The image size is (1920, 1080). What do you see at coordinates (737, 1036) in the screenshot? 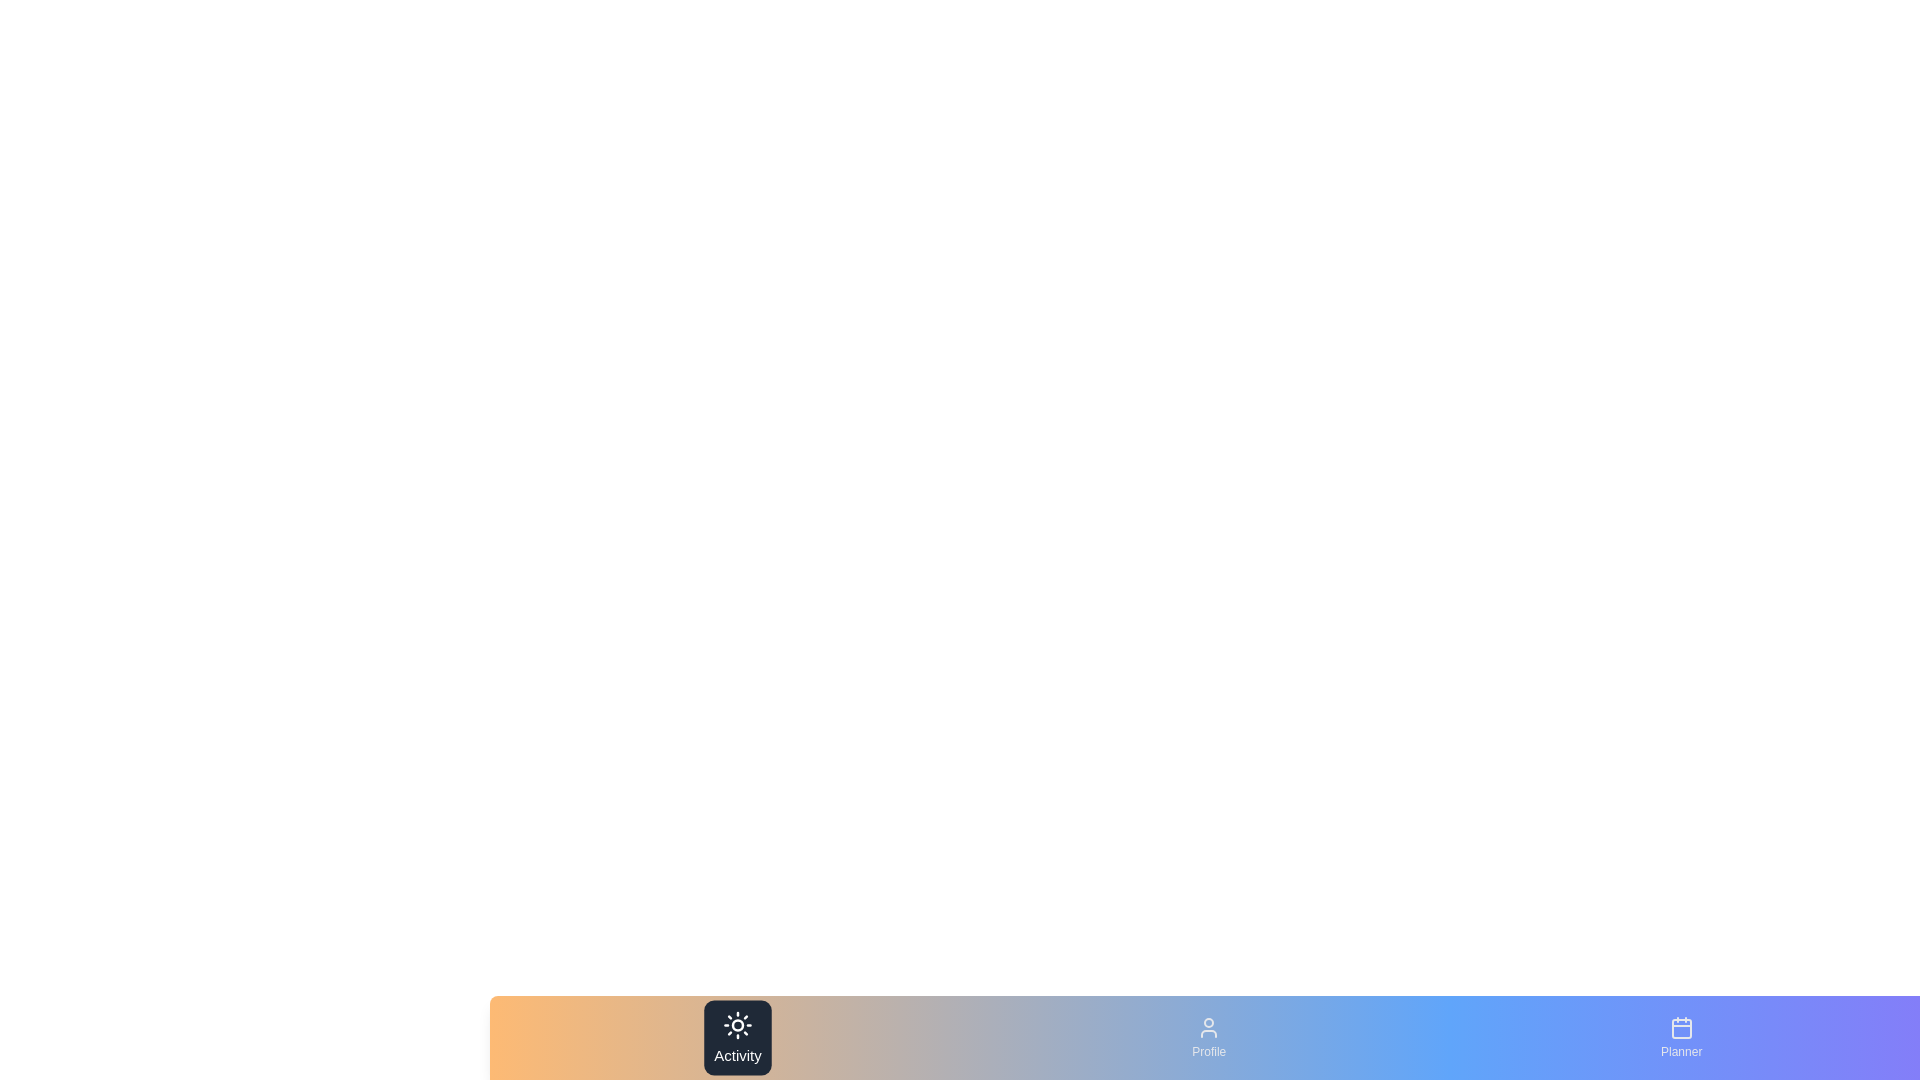
I see `the tab labeled Activity` at bounding box center [737, 1036].